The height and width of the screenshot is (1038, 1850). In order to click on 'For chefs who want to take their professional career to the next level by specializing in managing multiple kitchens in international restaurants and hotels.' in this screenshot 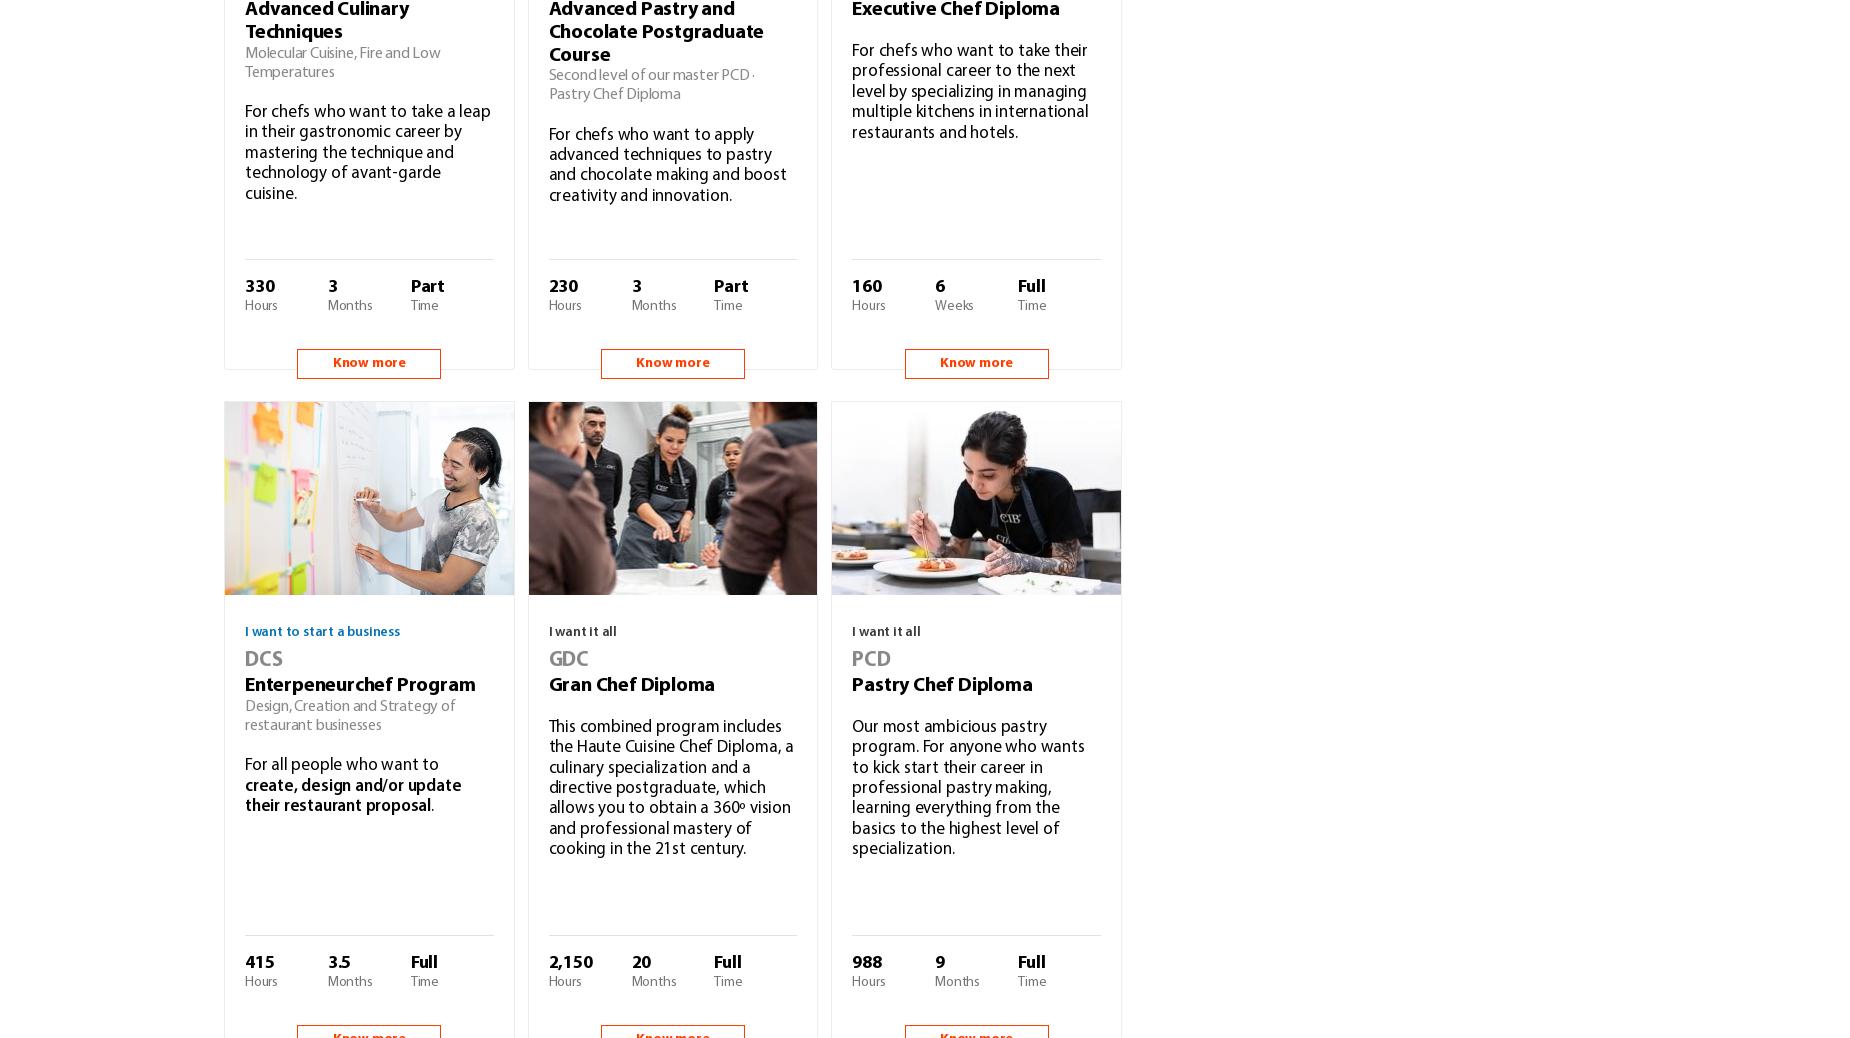, I will do `click(968, 90)`.